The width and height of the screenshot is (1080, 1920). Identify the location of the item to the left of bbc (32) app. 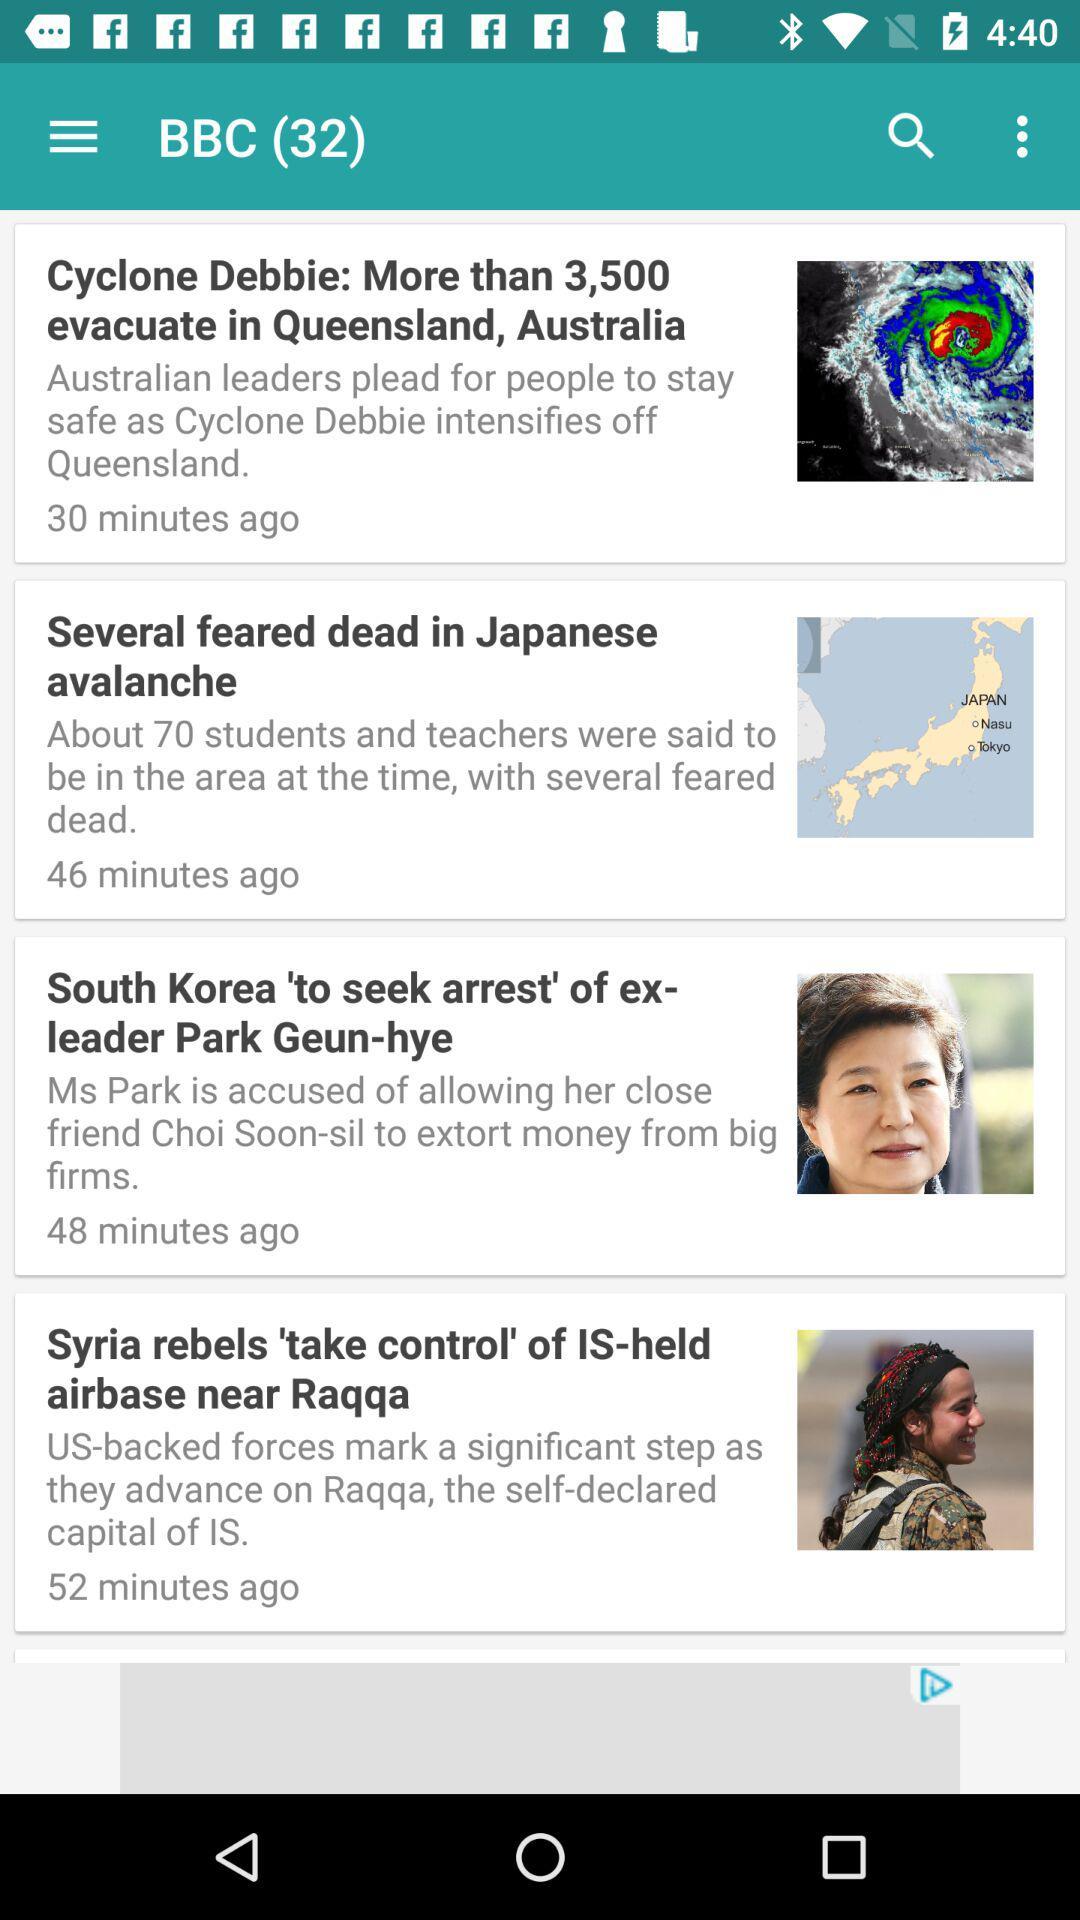
(72, 135).